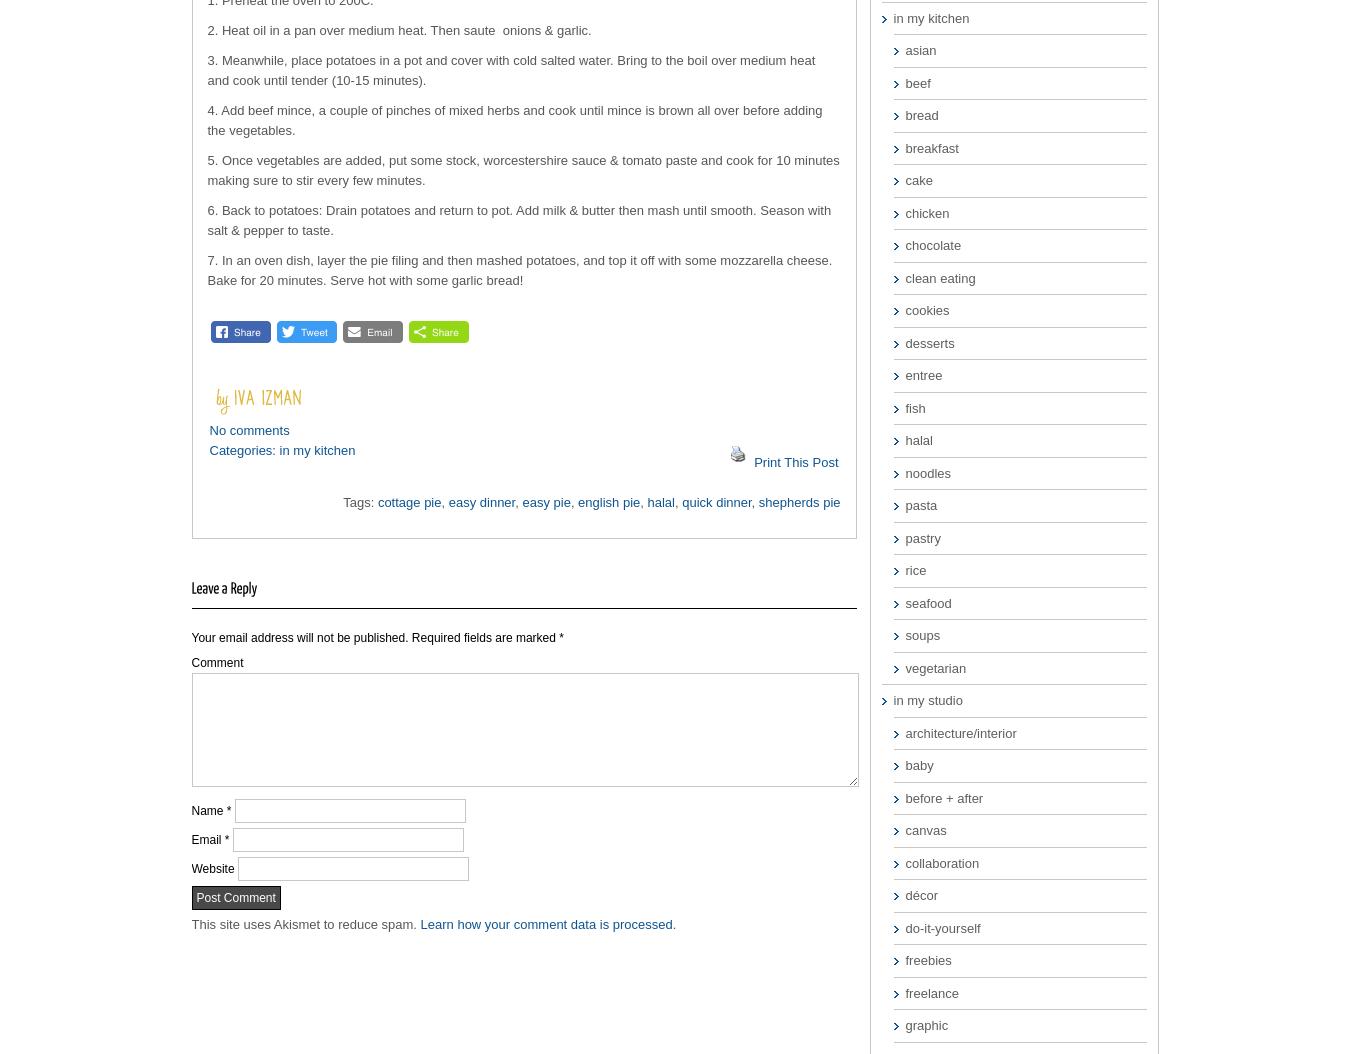 This screenshot has height=1054, width=1350. What do you see at coordinates (916, 81) in the screenshot?
I see `'beef'` at bounding box center [916, 81].